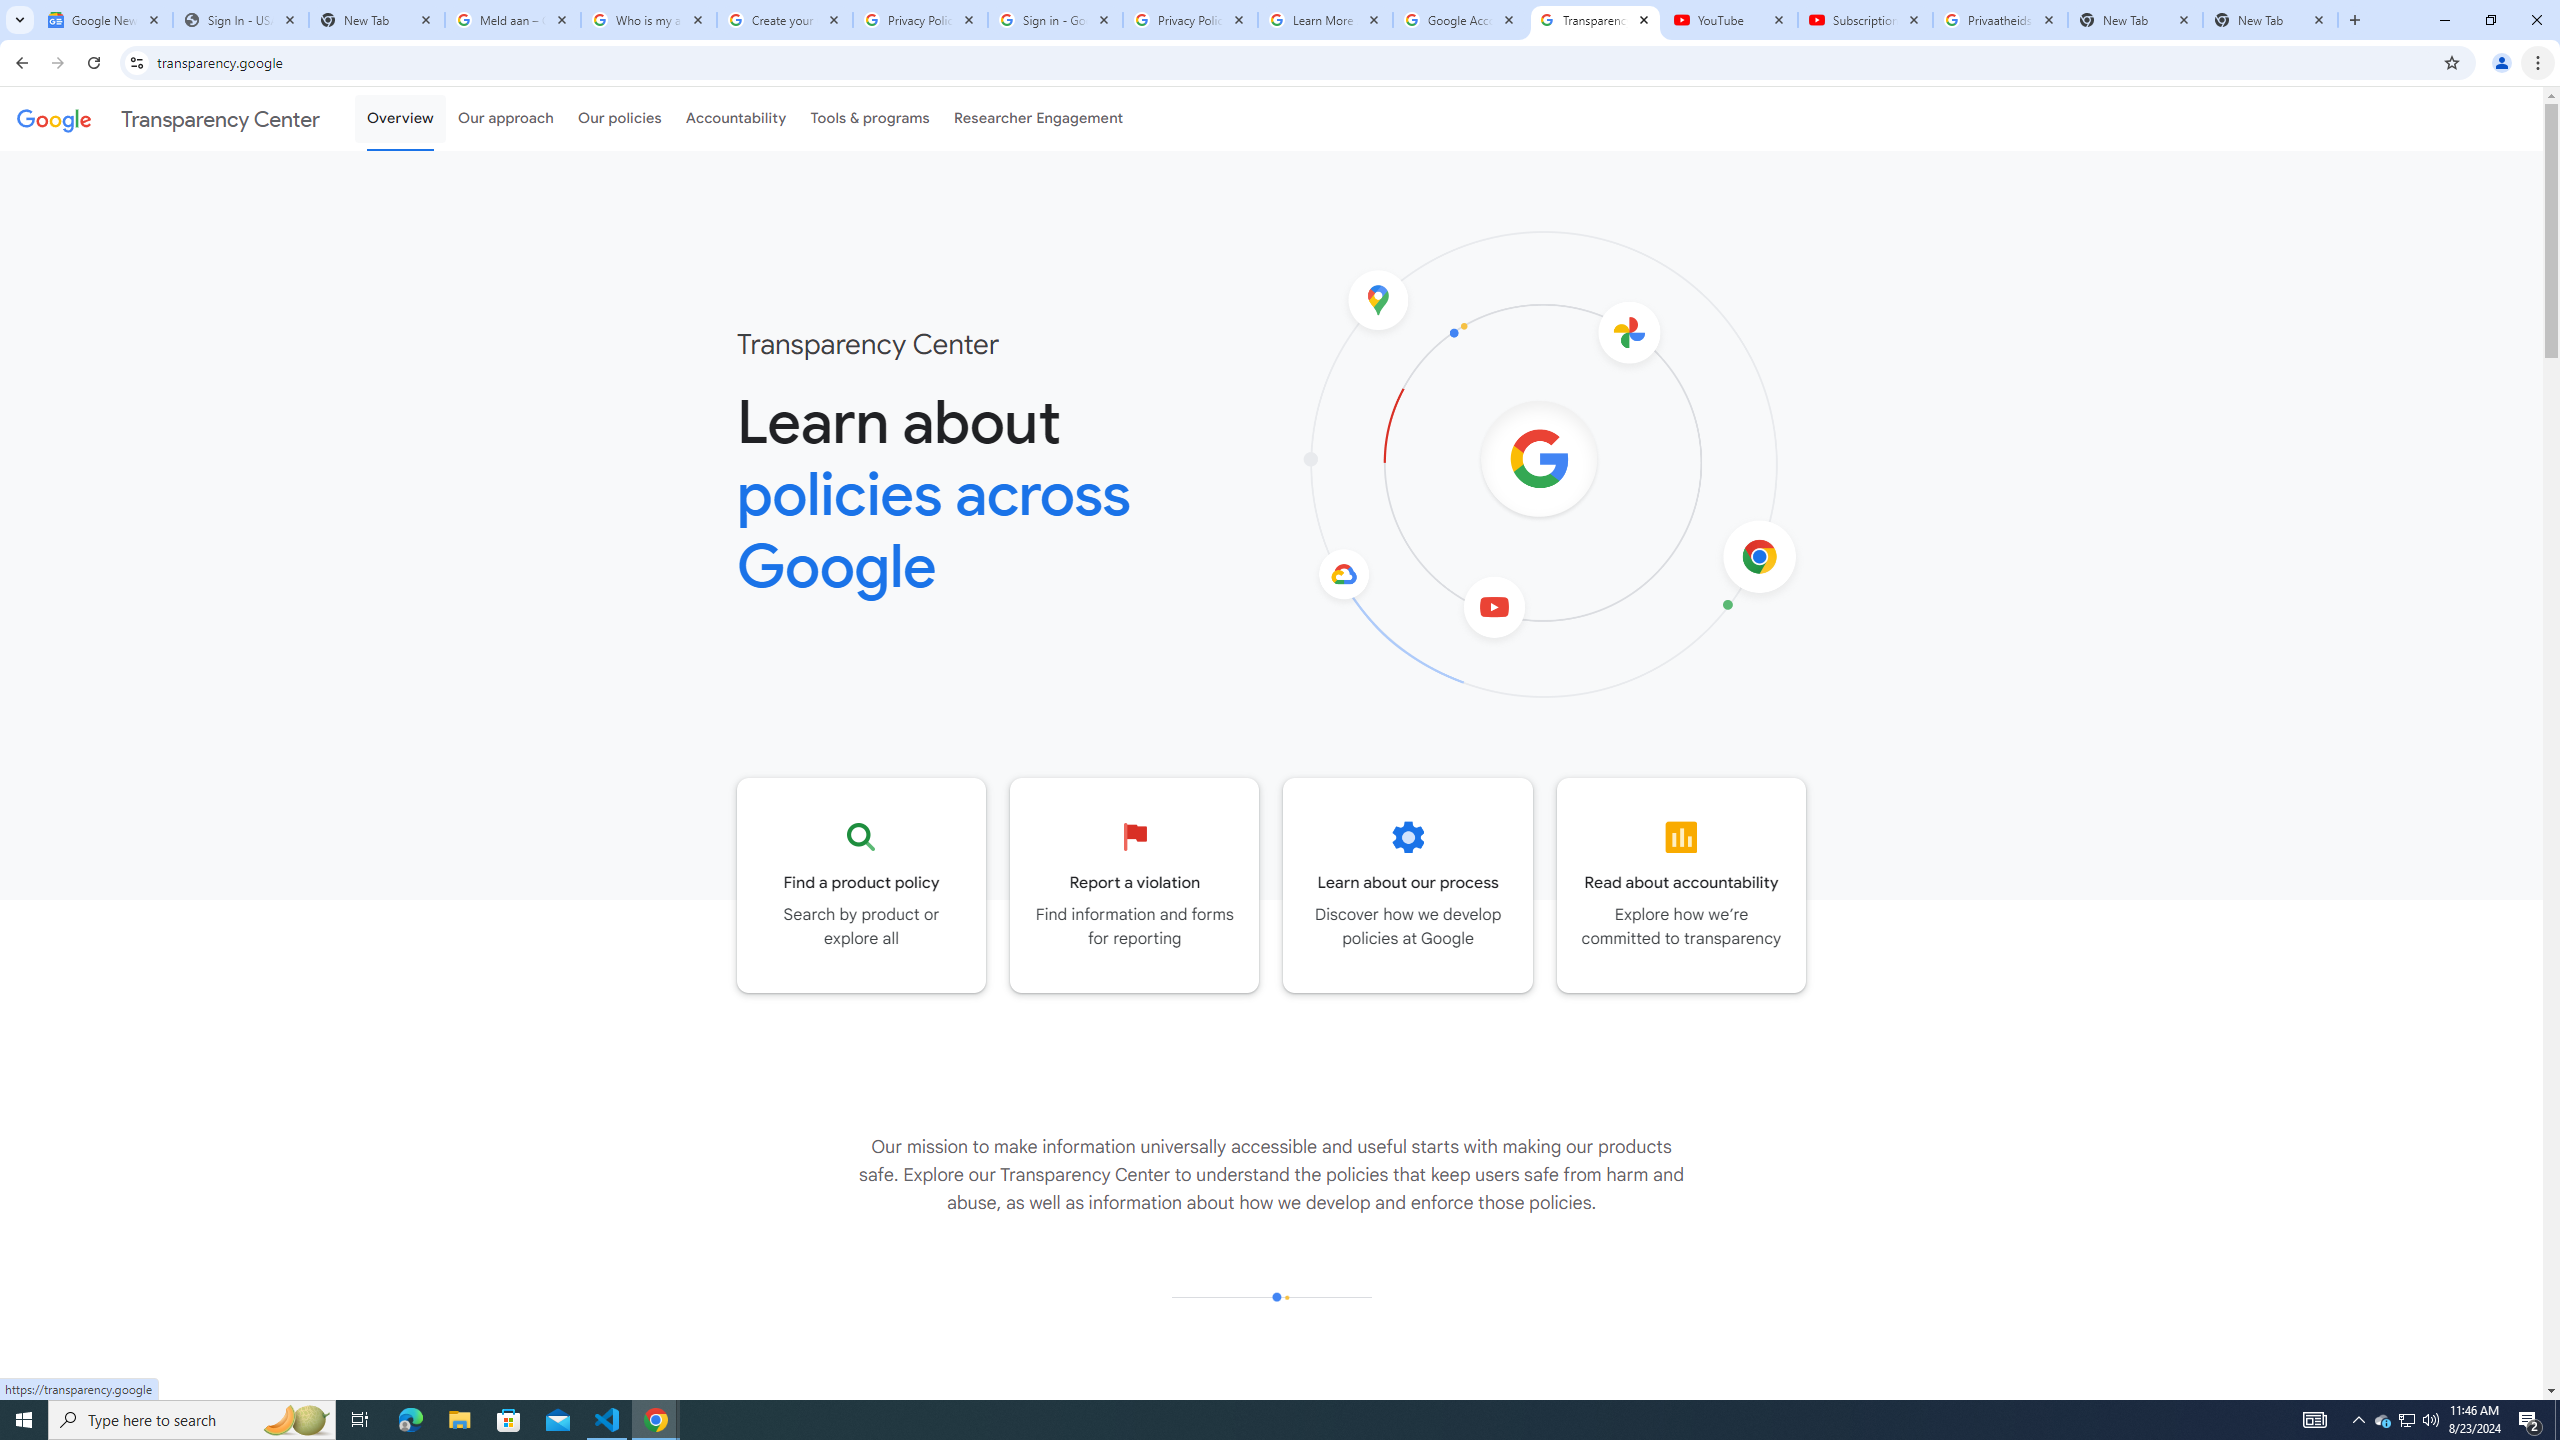  Describe the element at coordinates (1053, 19) in the screenshot. I see `'Sign in - Google Accounts'` at that location.